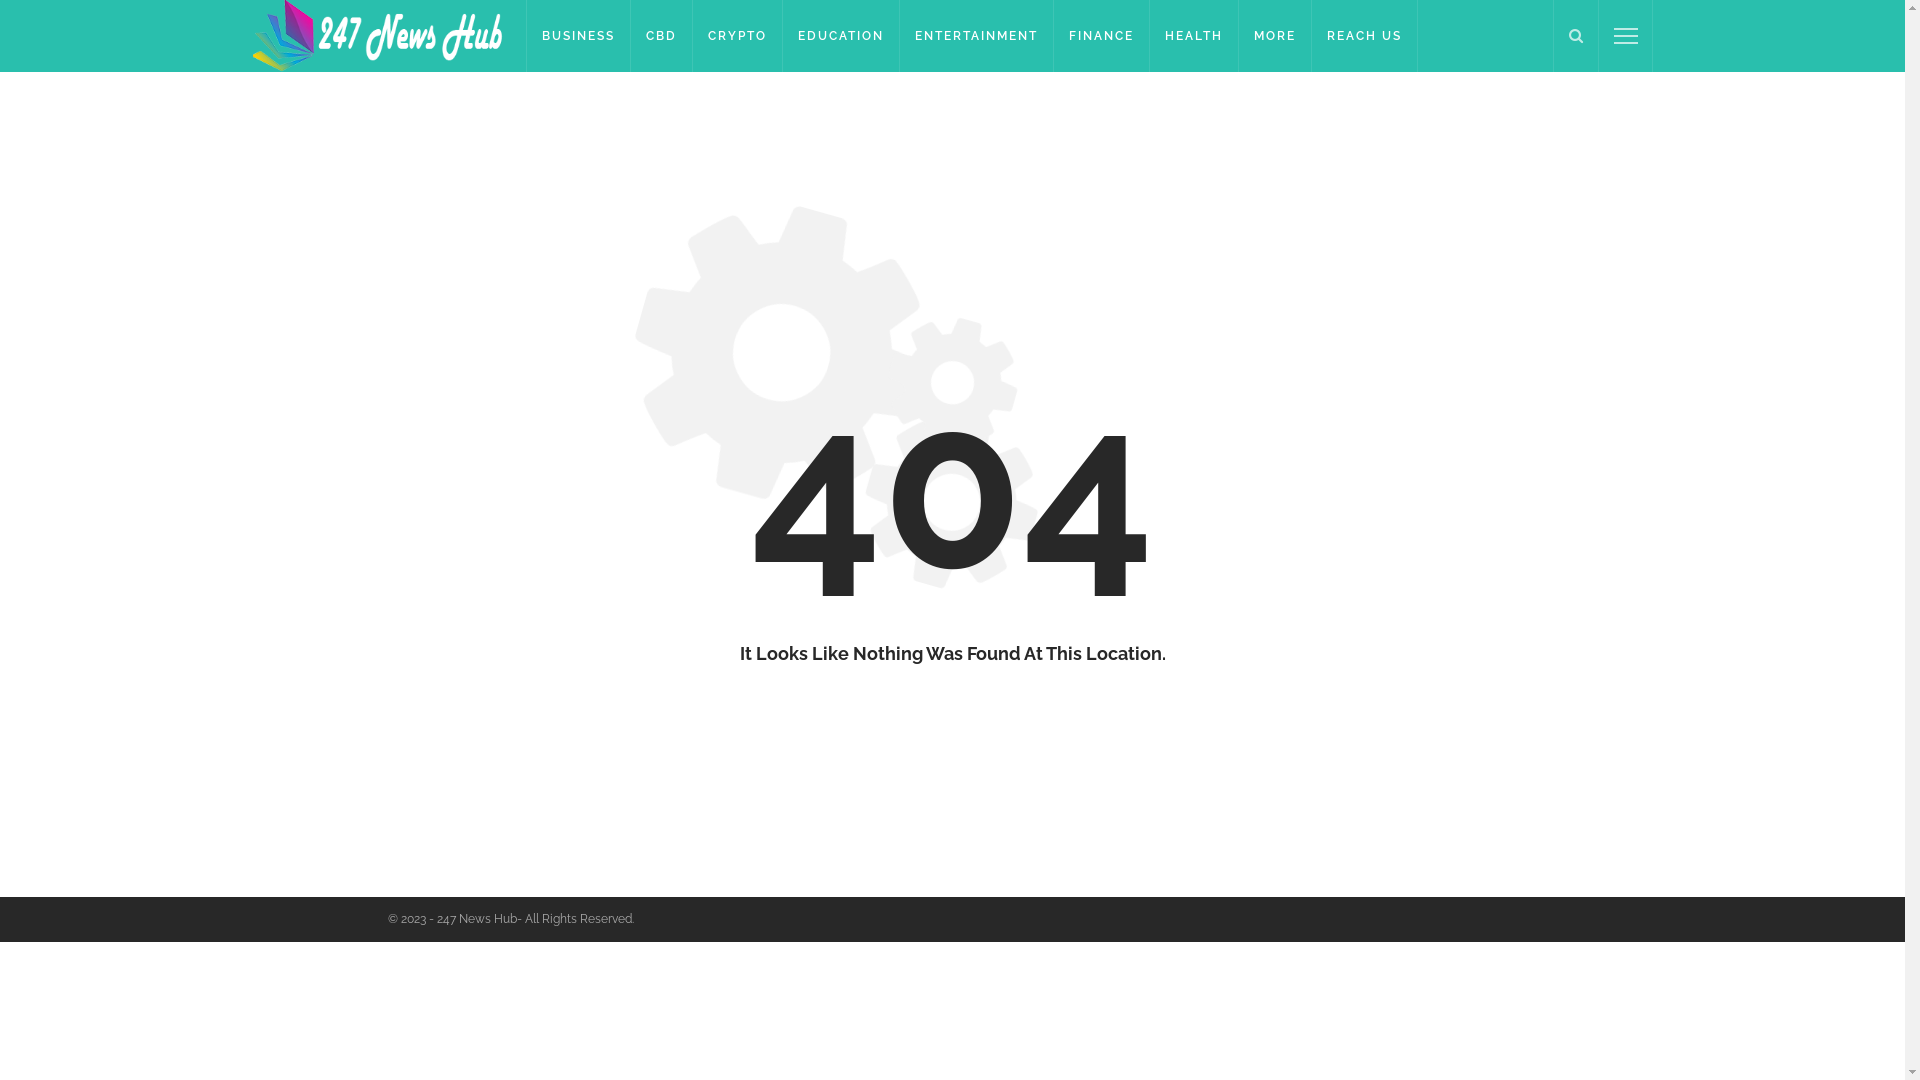 The width and height of the screenshot is (1920, 1080). Describe the element at coordinates (1194, 35) in the screenshot. I see `'HEALTH'` at that location.